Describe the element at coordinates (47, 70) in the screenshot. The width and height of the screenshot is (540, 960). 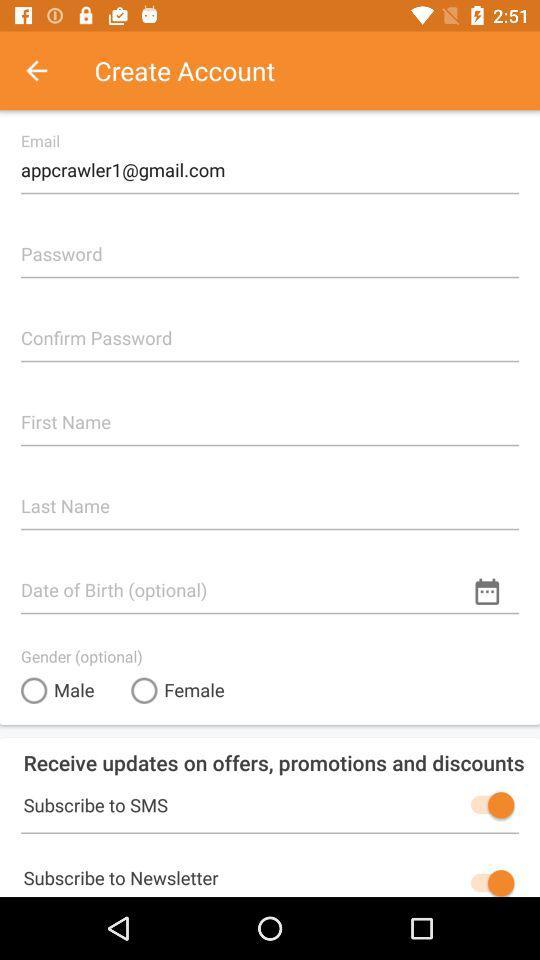
I see `the icon above the appcrawler1@gmail.com item` at that location.